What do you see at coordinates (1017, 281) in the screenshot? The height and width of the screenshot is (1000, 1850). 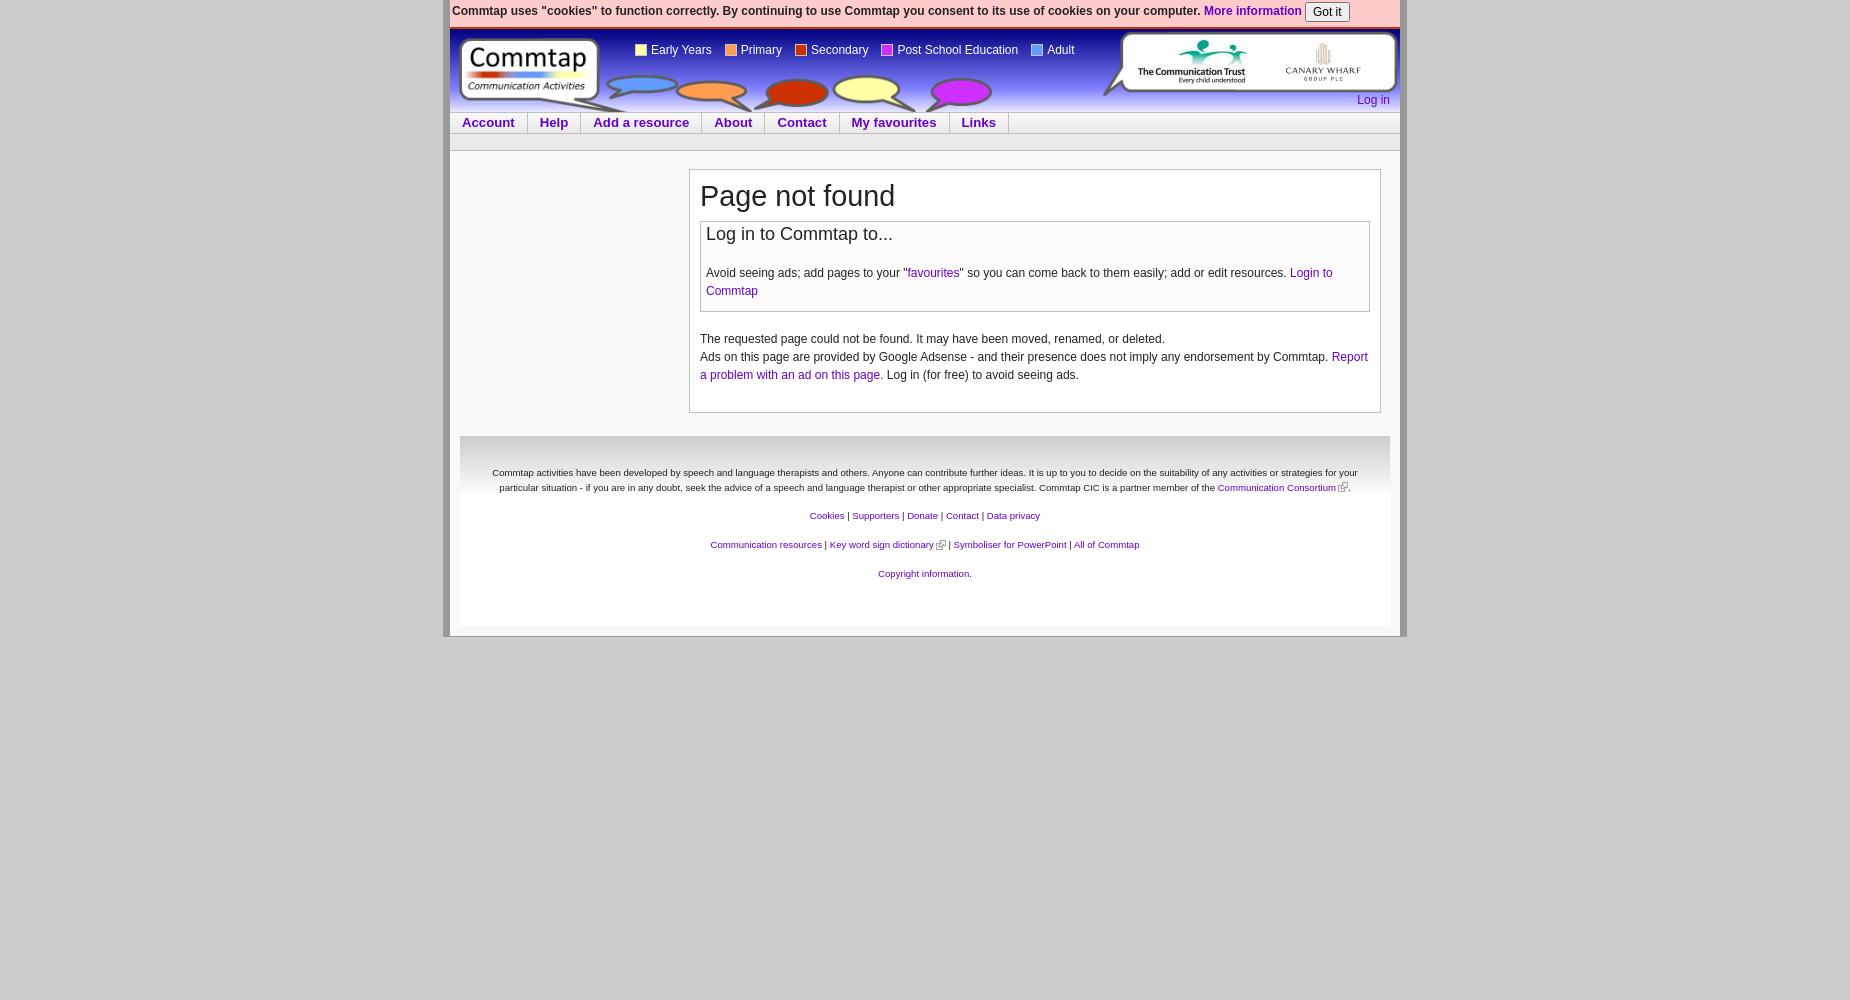 I see `'Login to Commtap'` at bounding box center [1017, 281].